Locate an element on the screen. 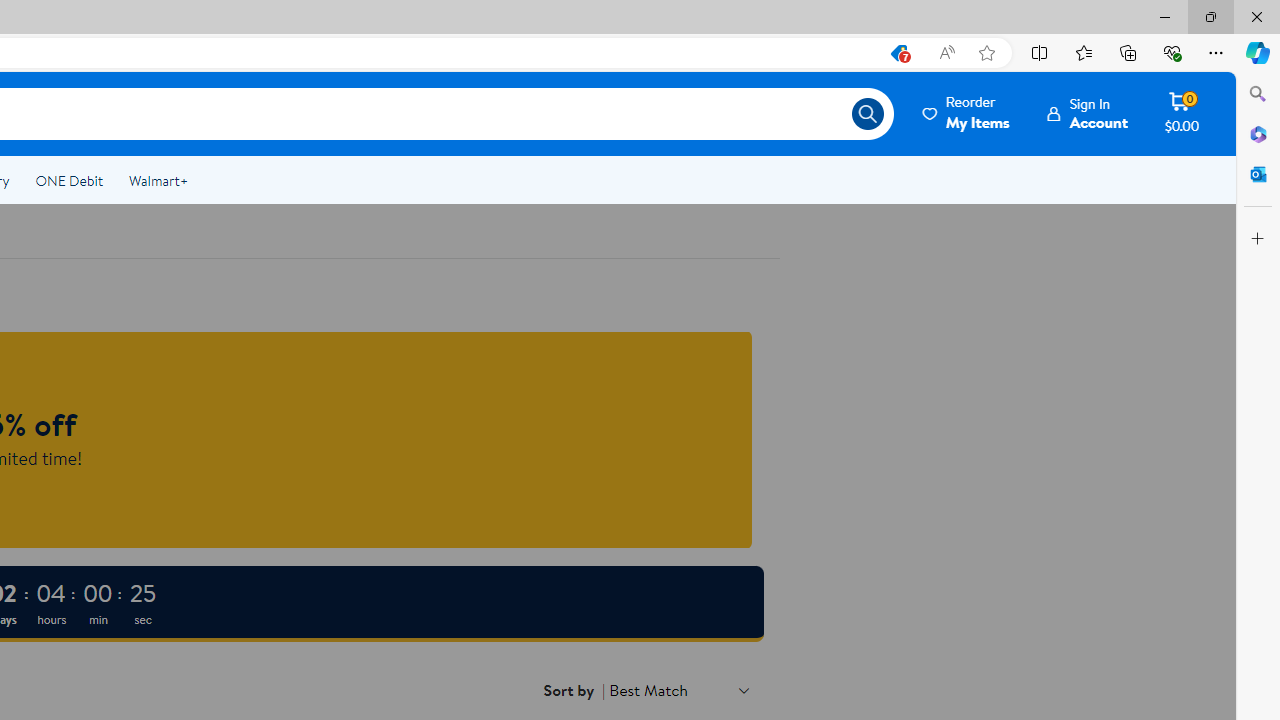 The height and width of the screenshot is (720, 1280). 'Search icon' is located at coordinates (867, 114).